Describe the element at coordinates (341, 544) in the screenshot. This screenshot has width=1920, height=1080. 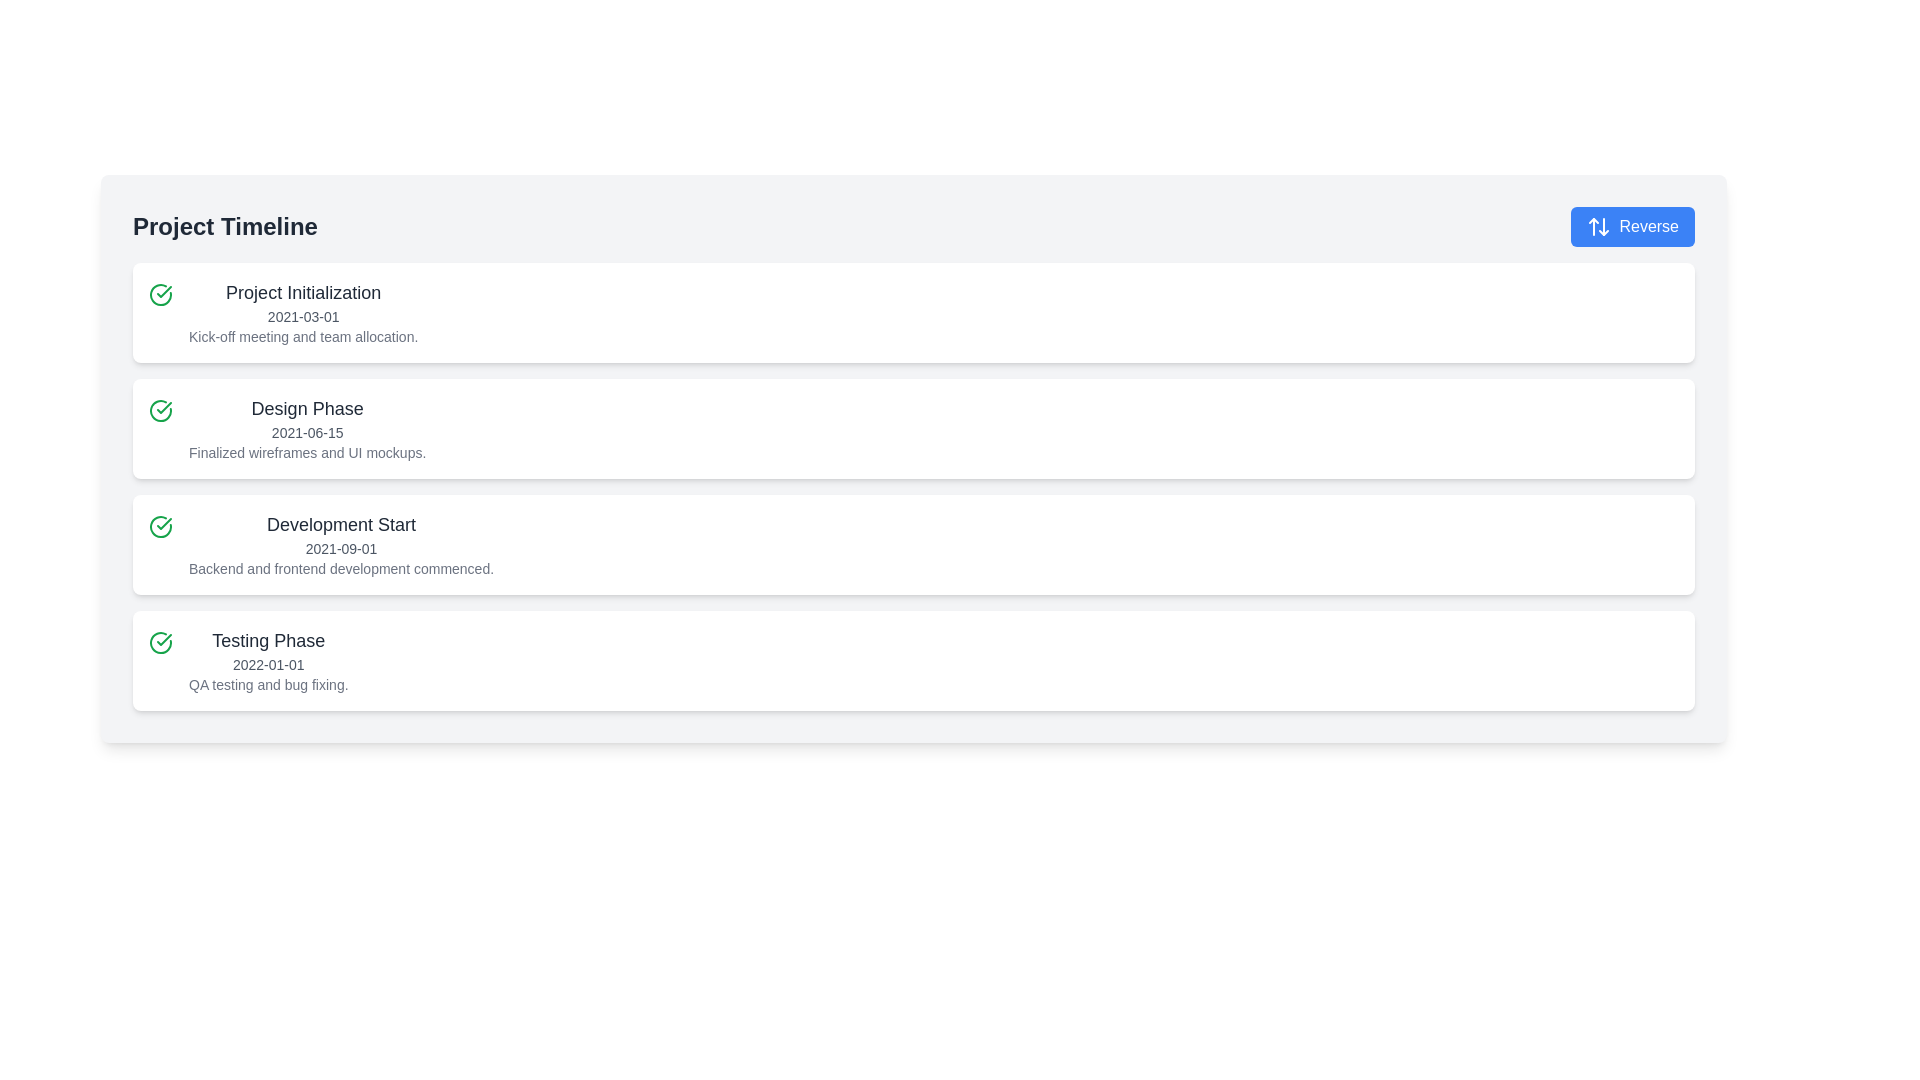
I see `the 'Development Start' text block, which contains the heading, date, and descriptive text, to interact with nearby related elements` at that location.